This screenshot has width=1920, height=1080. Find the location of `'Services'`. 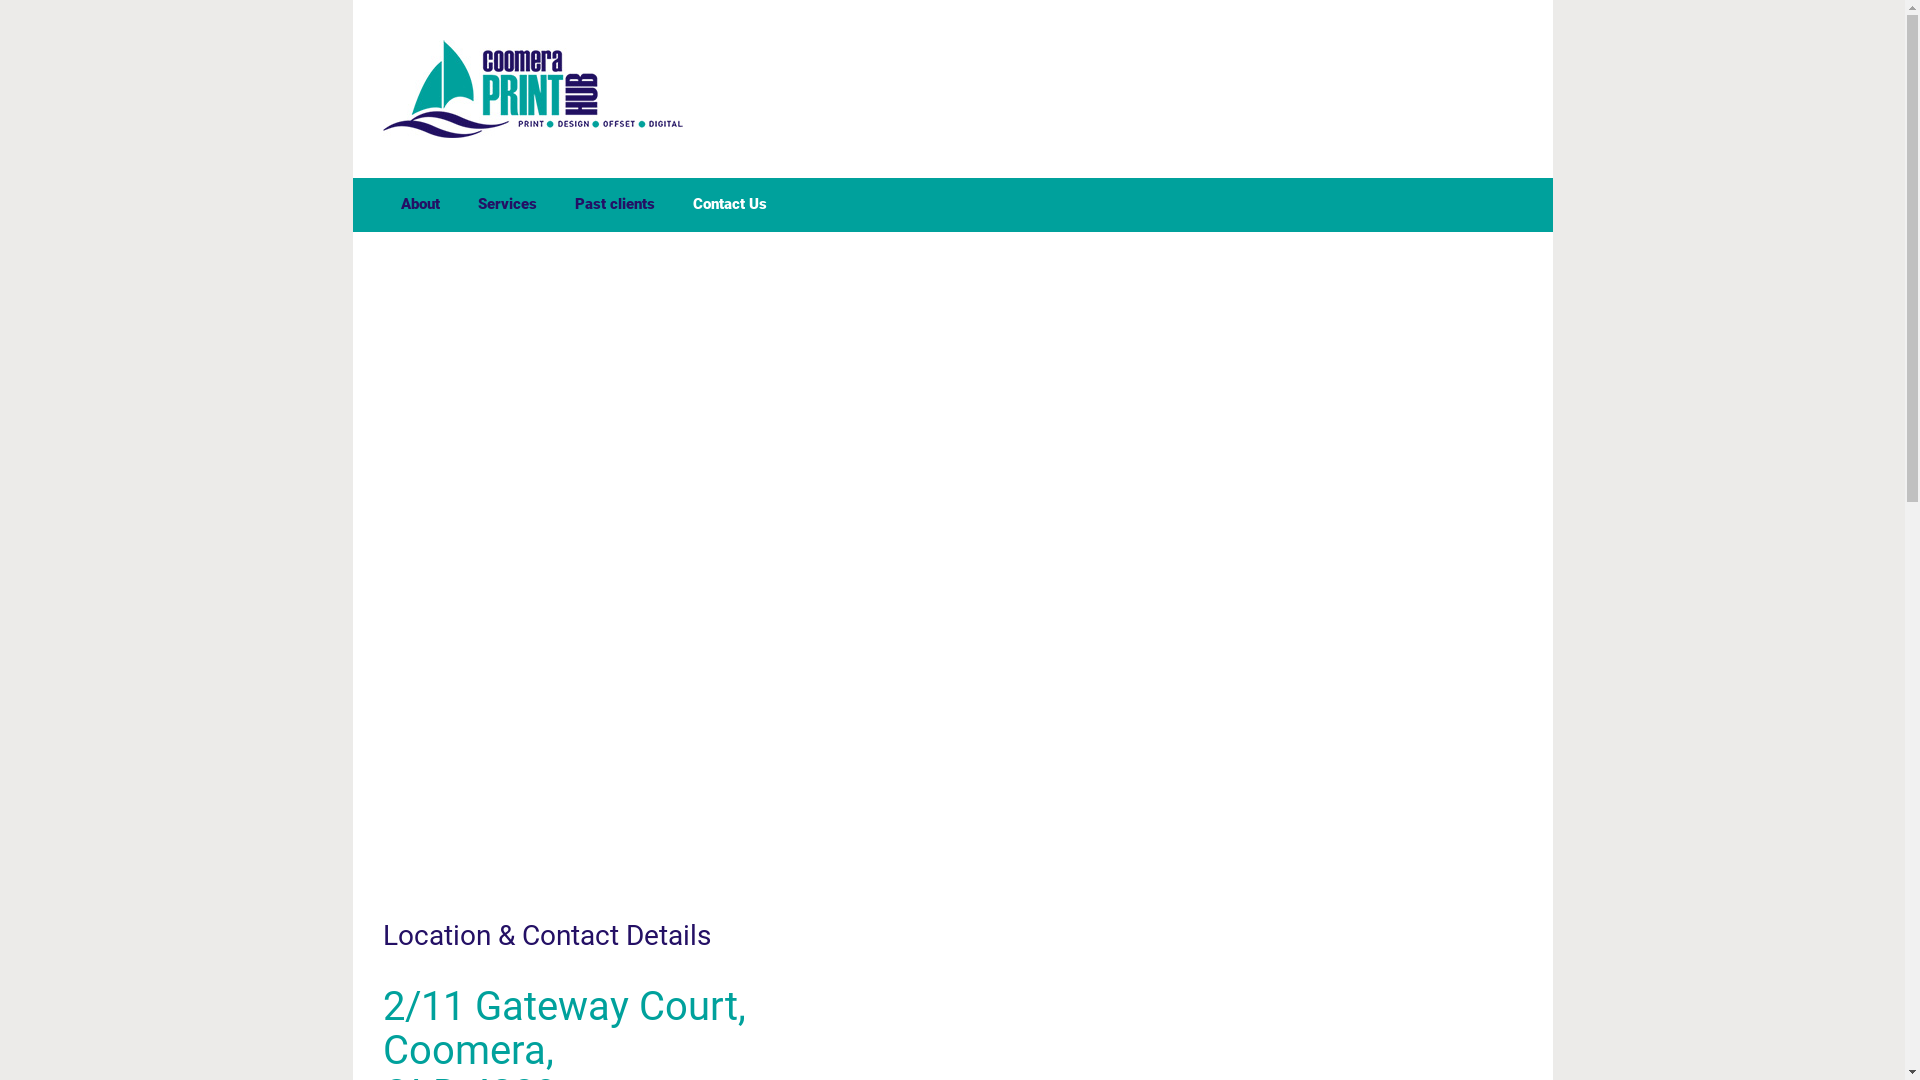

'Services' is located at coordinates (466, 204).